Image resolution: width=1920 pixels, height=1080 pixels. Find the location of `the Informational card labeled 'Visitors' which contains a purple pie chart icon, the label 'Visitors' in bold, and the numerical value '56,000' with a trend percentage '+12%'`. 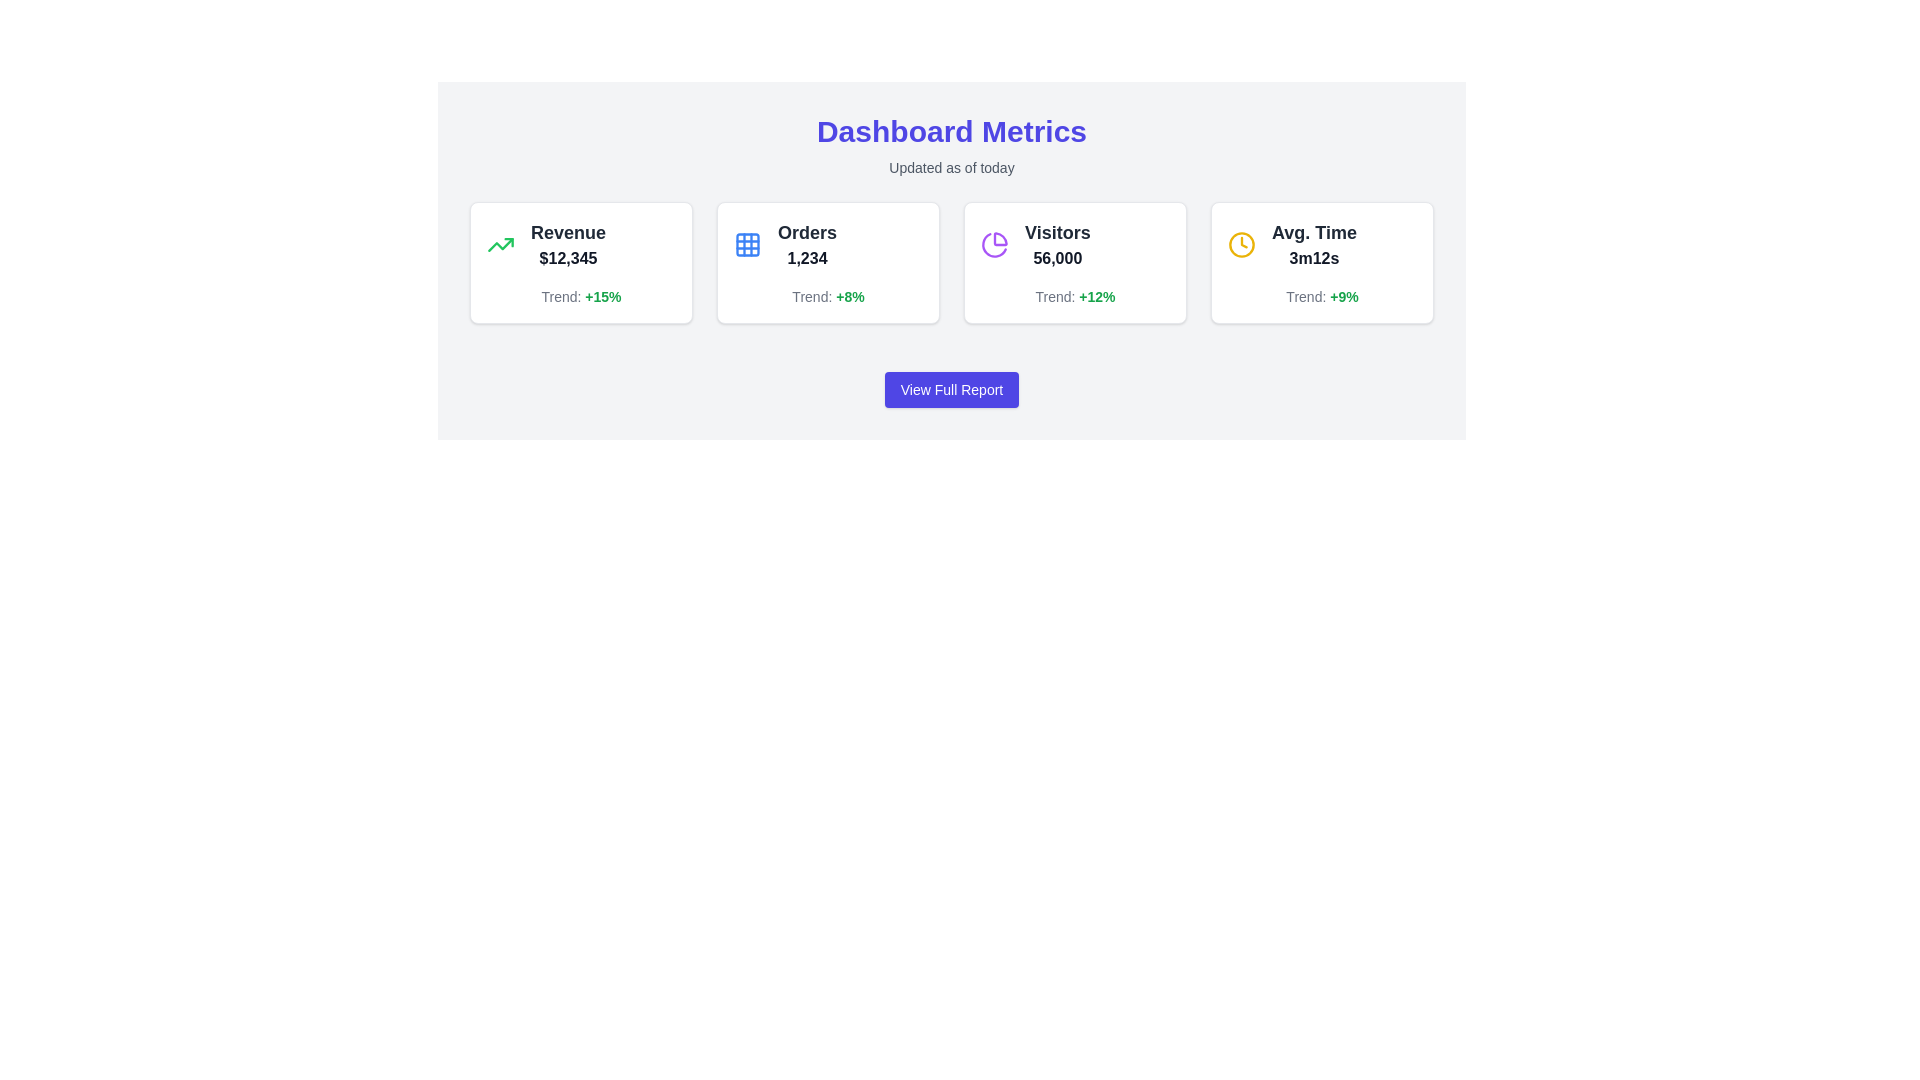

the Informational card labeled 'Visitors' which contains a purple pie chart icon, the label 'Visitors' in bold, and the numerical value '56,000' with a trend percentage '+12%' is located at coordinates (1074, 261).